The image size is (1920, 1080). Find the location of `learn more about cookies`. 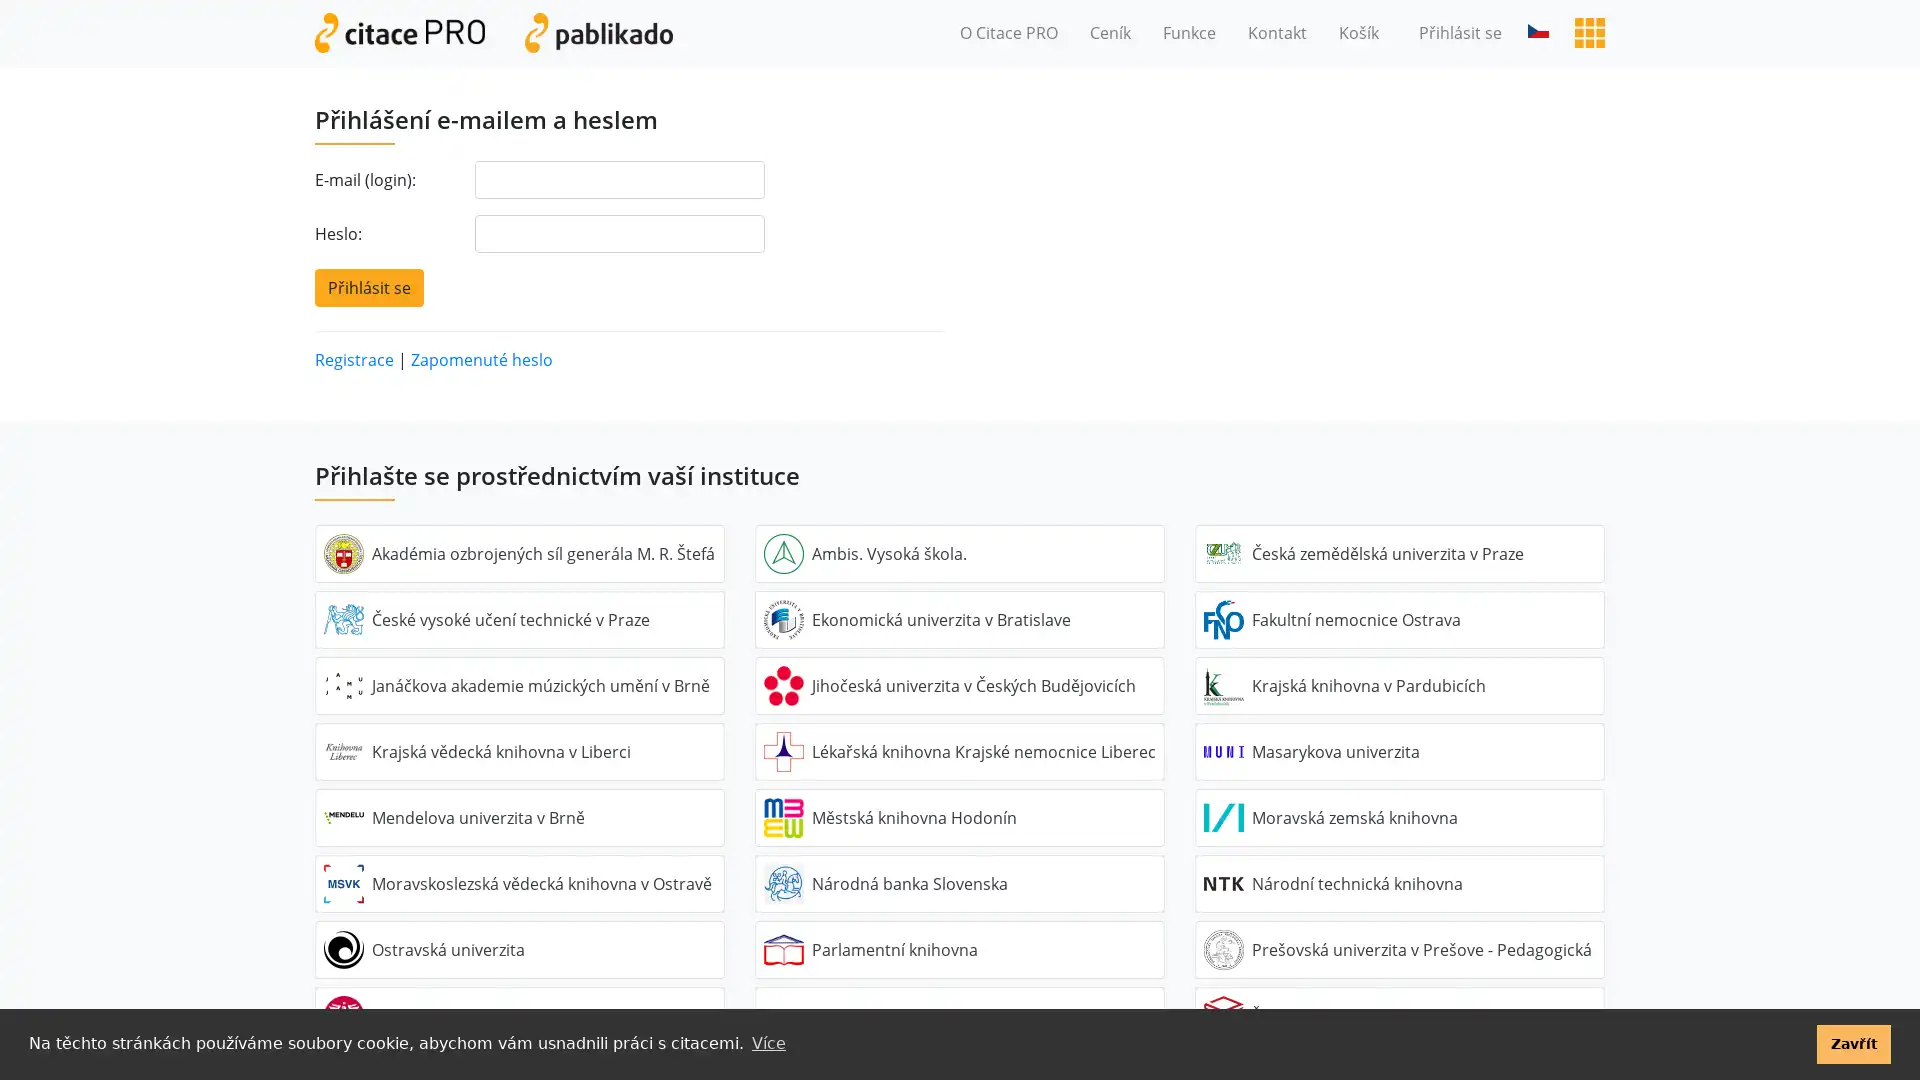

learn more about cookies is located at coordinates (767, 1043).